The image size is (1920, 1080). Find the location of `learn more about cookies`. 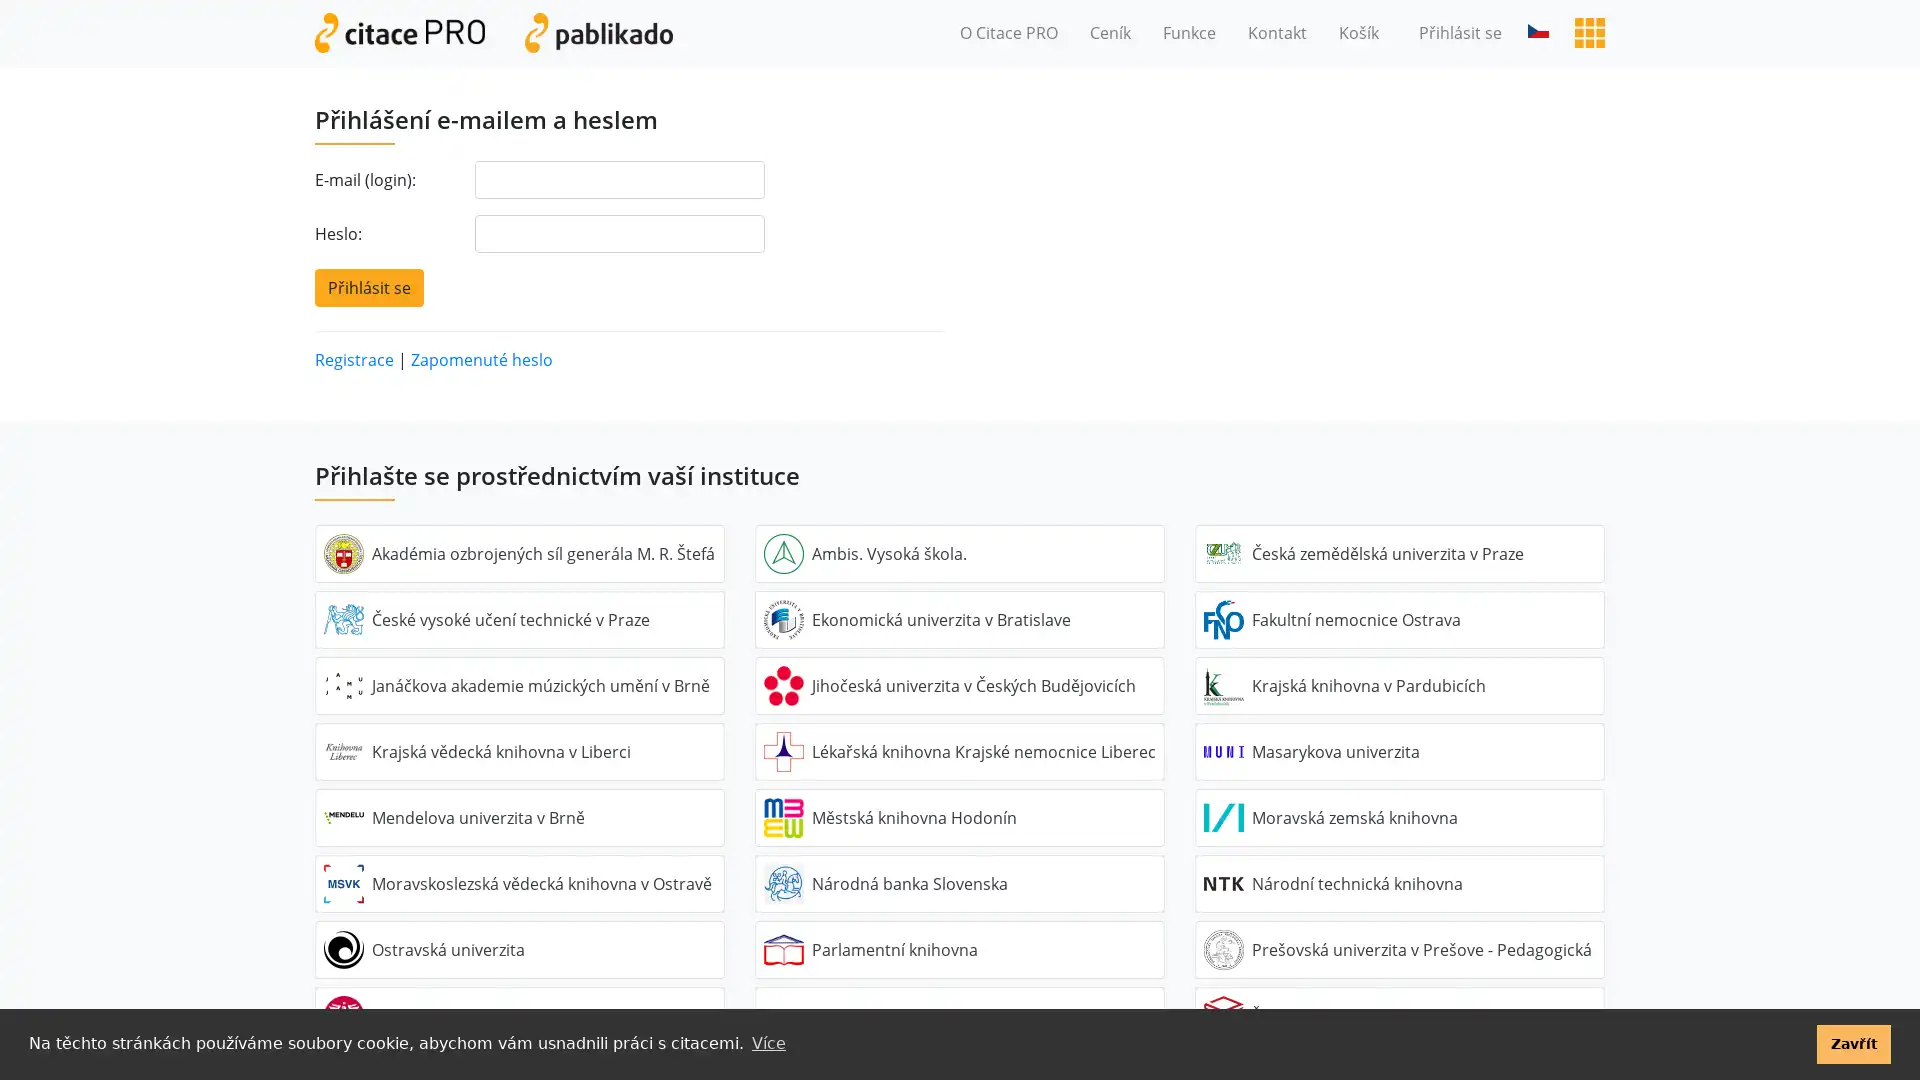

learn more about cookies is located at coordinates (767, 1043).